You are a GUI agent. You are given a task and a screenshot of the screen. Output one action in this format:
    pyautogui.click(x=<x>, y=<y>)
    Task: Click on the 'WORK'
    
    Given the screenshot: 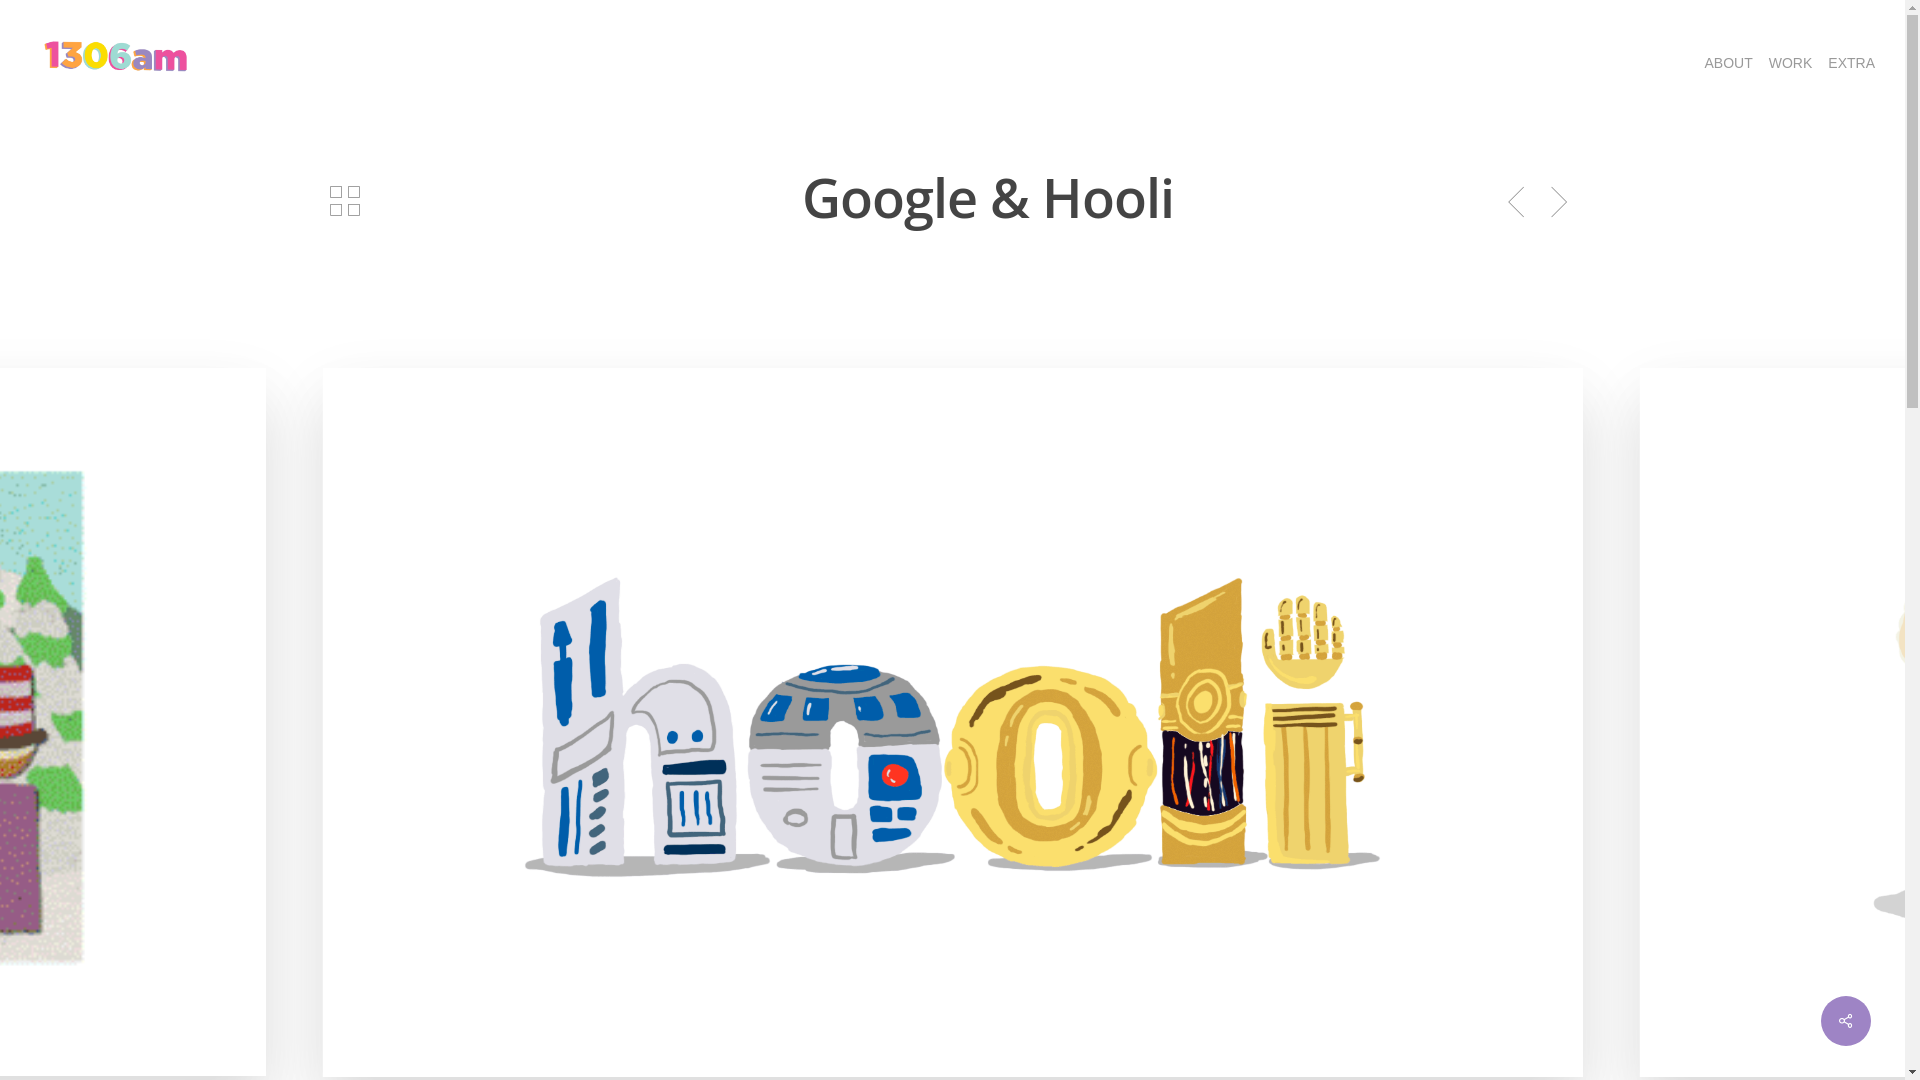 What is the action you would take?
    pyautogui.click(x=1790, y=61)
    